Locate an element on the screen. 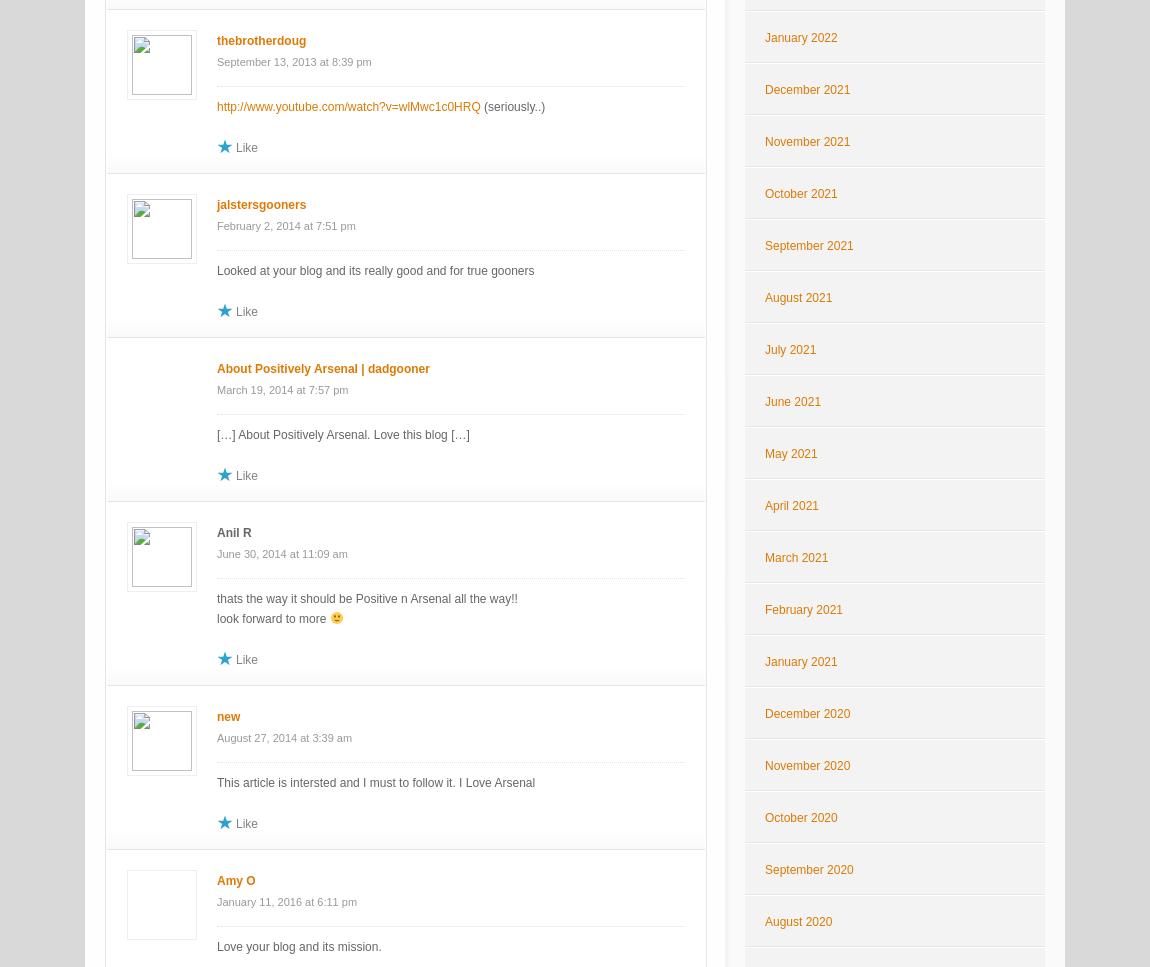 This screenshot has height=967, width=1150. 'July 2021' is located at coordinates (789, 348).